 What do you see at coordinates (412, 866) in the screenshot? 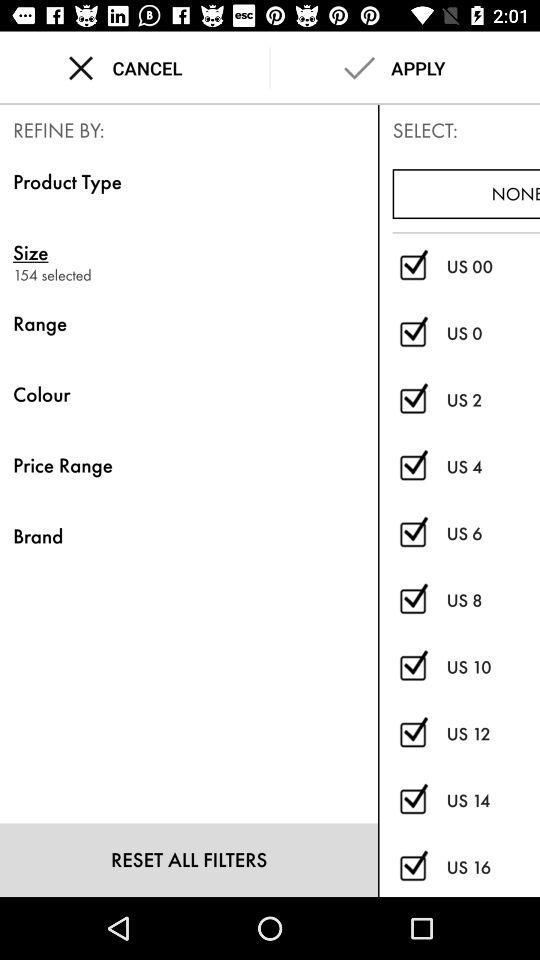
I see `unselect` at bounding box center [412, 866].